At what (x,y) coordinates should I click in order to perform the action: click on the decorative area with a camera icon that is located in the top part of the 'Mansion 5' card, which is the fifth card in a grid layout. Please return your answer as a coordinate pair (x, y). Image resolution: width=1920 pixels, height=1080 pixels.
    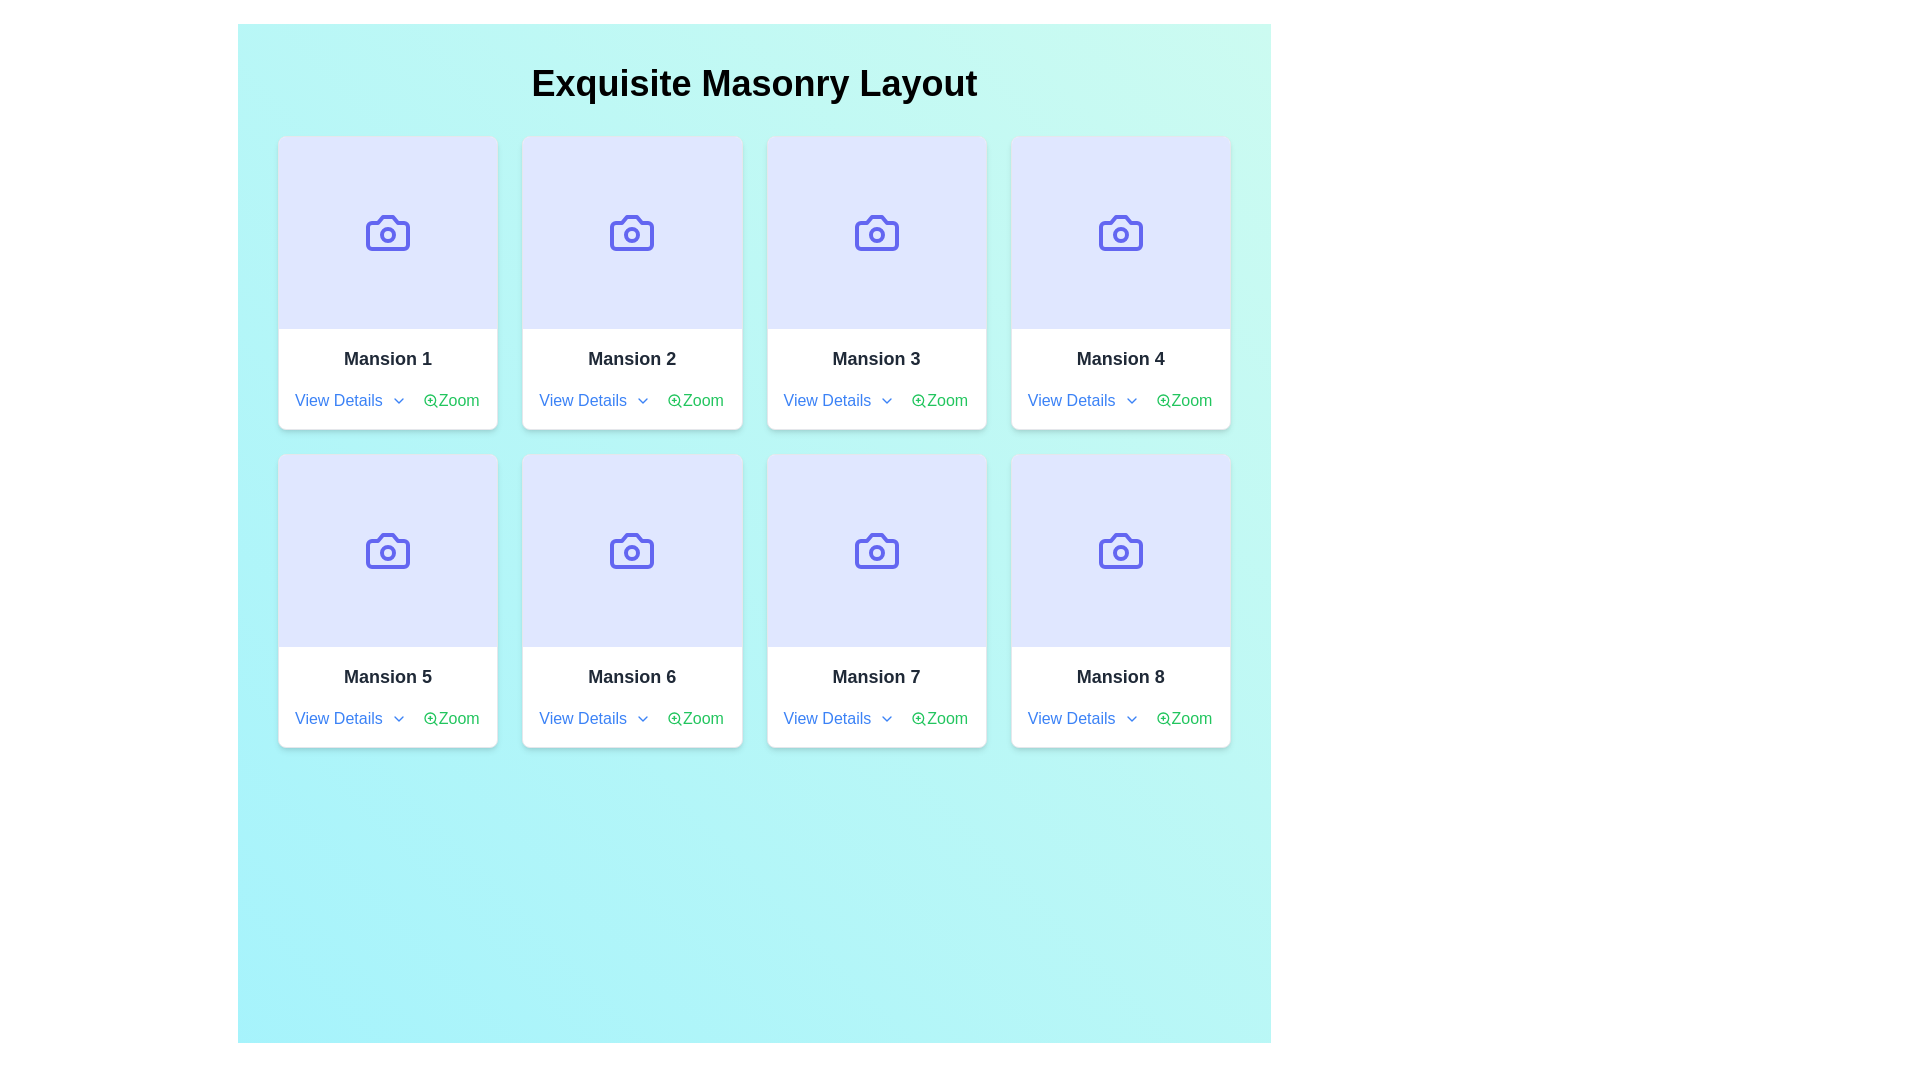
    Looking at the image, I should click on (388, 551).